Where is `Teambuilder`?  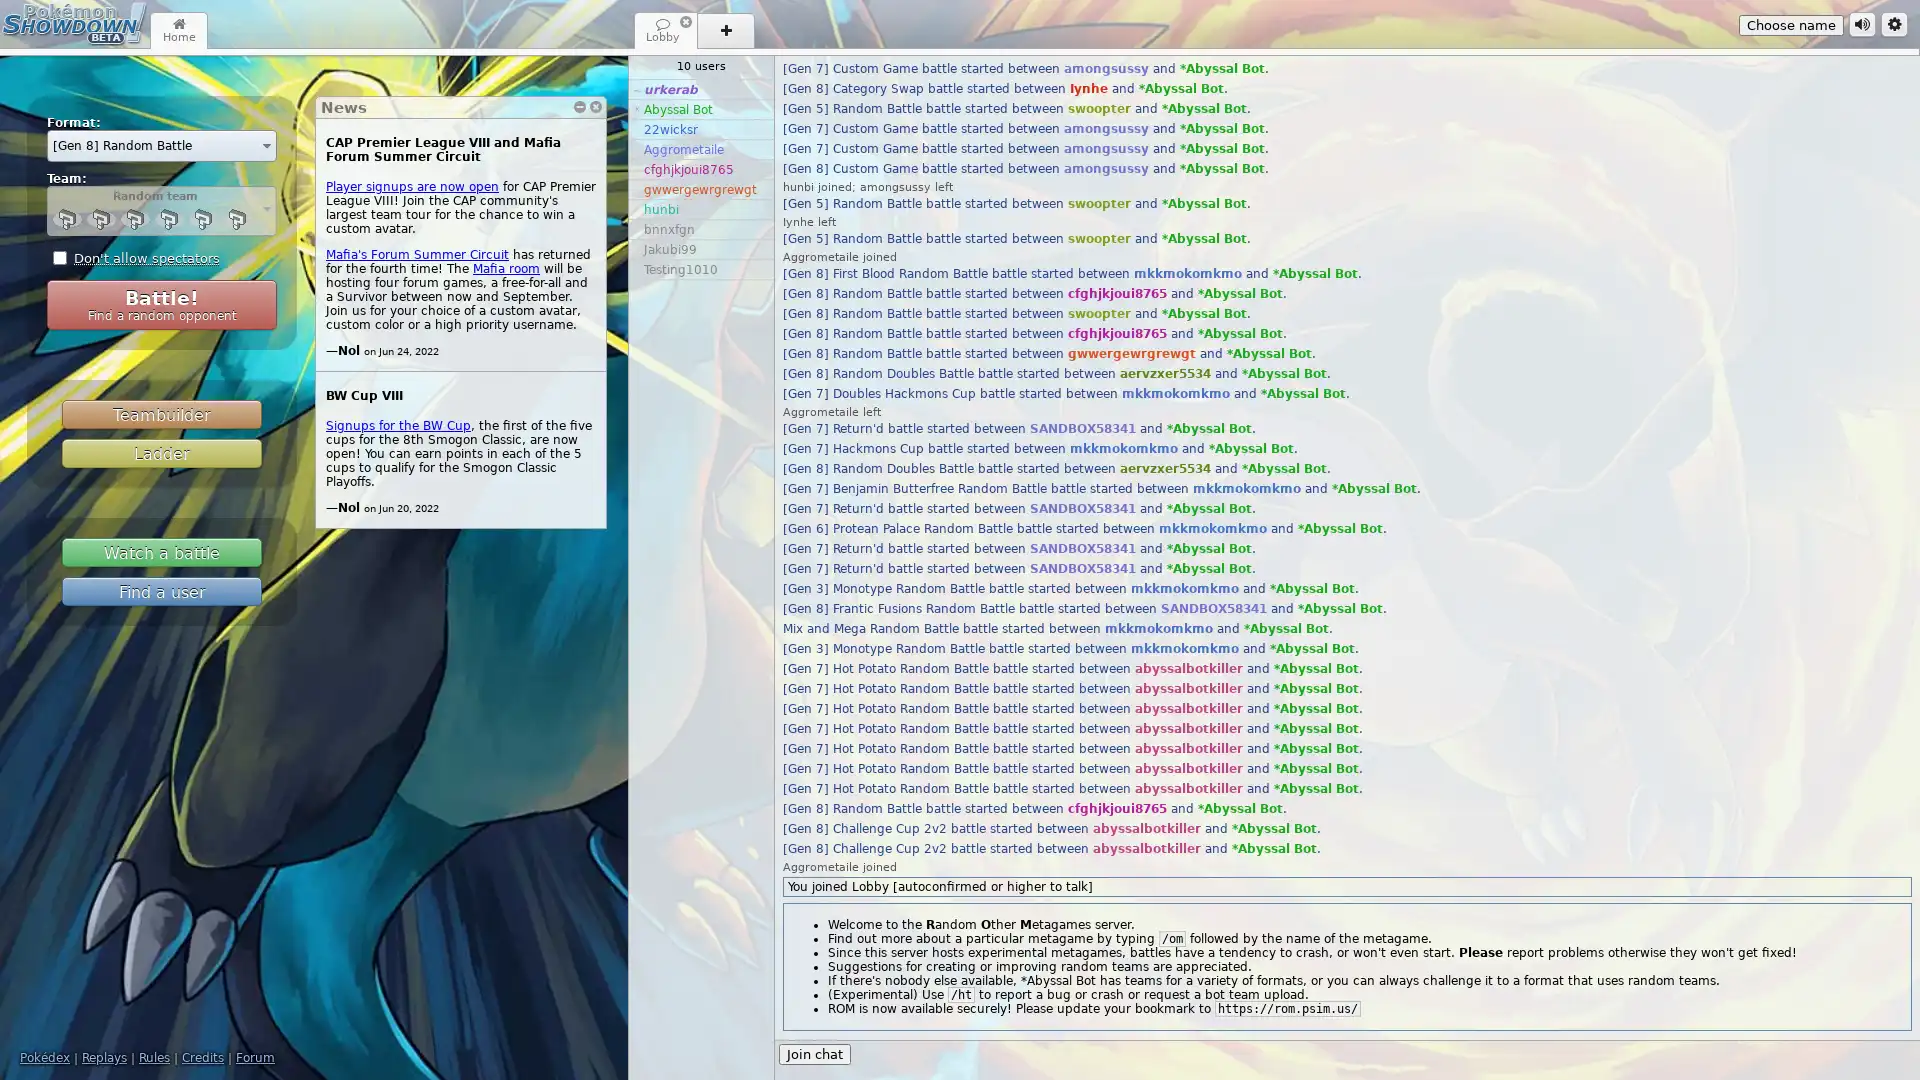
Teambuilder is located at coordinates (162, 413).